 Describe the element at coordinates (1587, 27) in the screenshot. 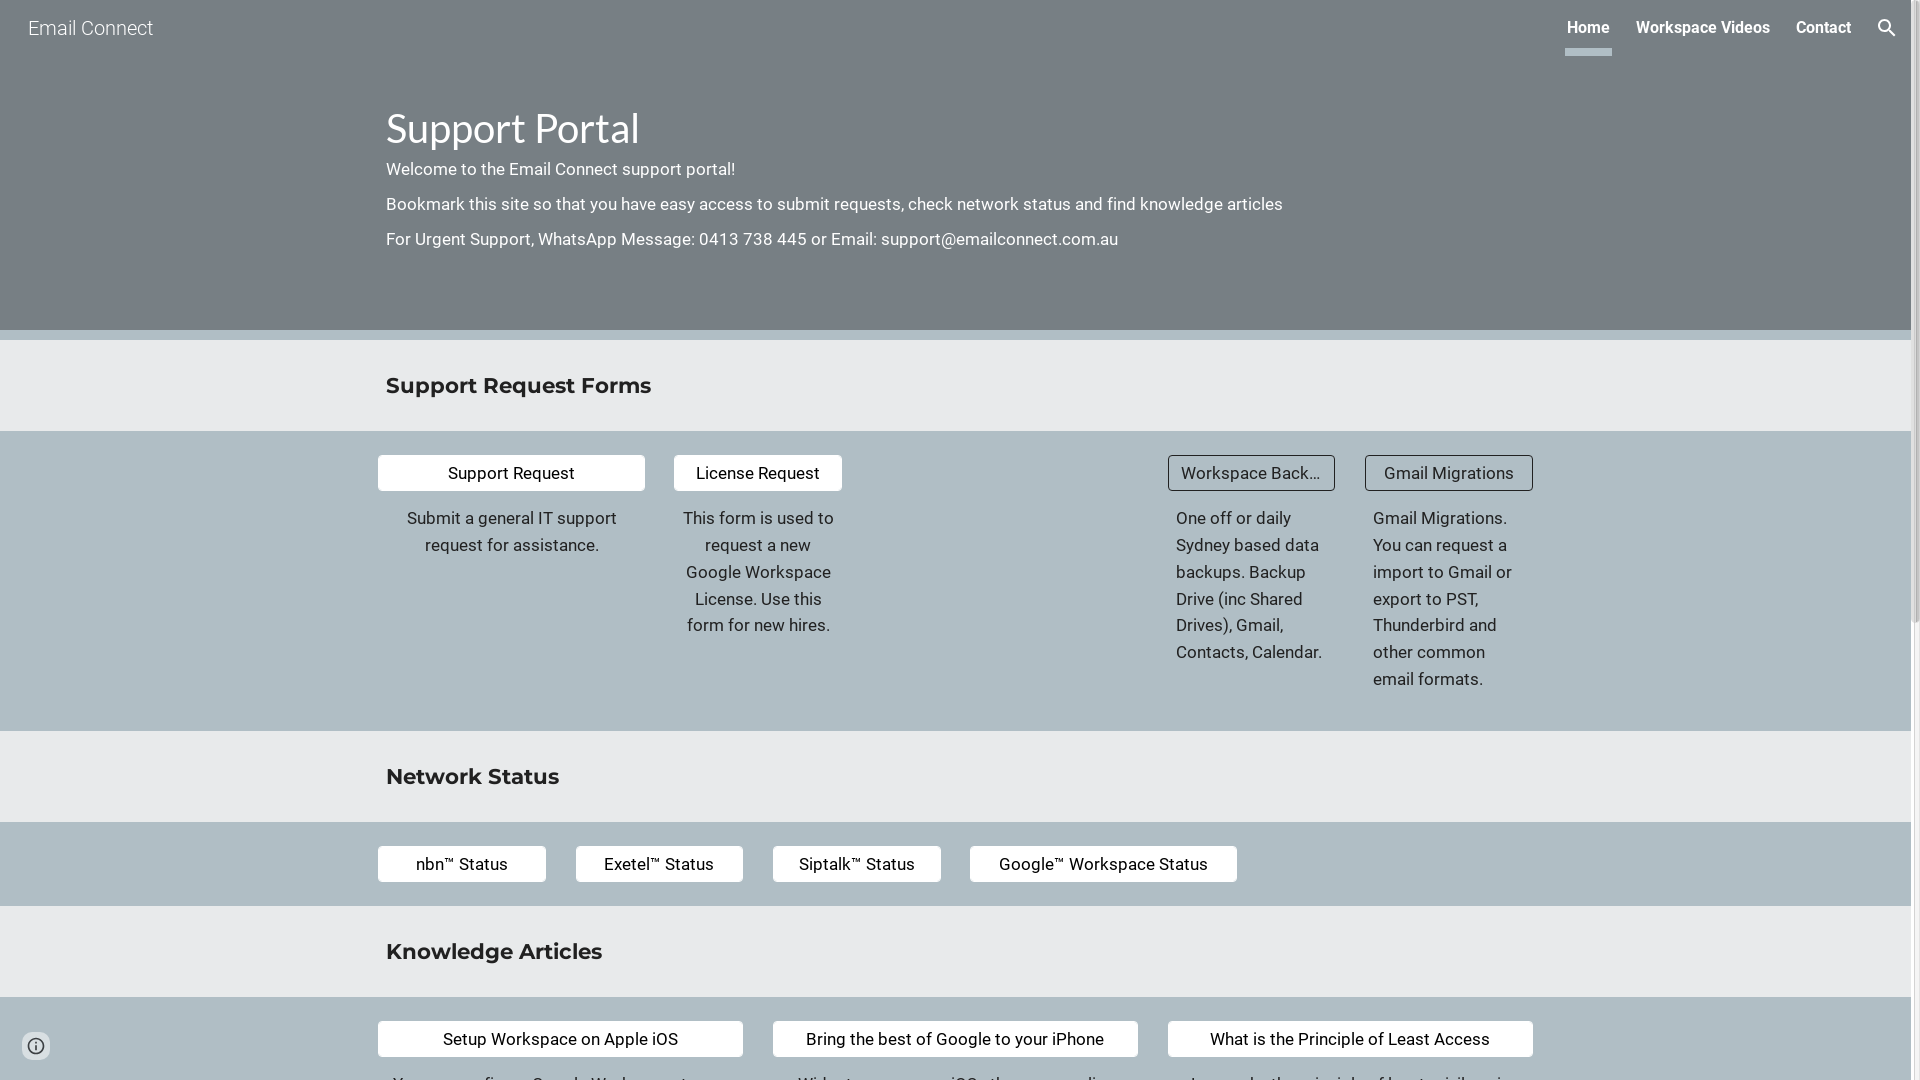

I see `'Home'` at that location.